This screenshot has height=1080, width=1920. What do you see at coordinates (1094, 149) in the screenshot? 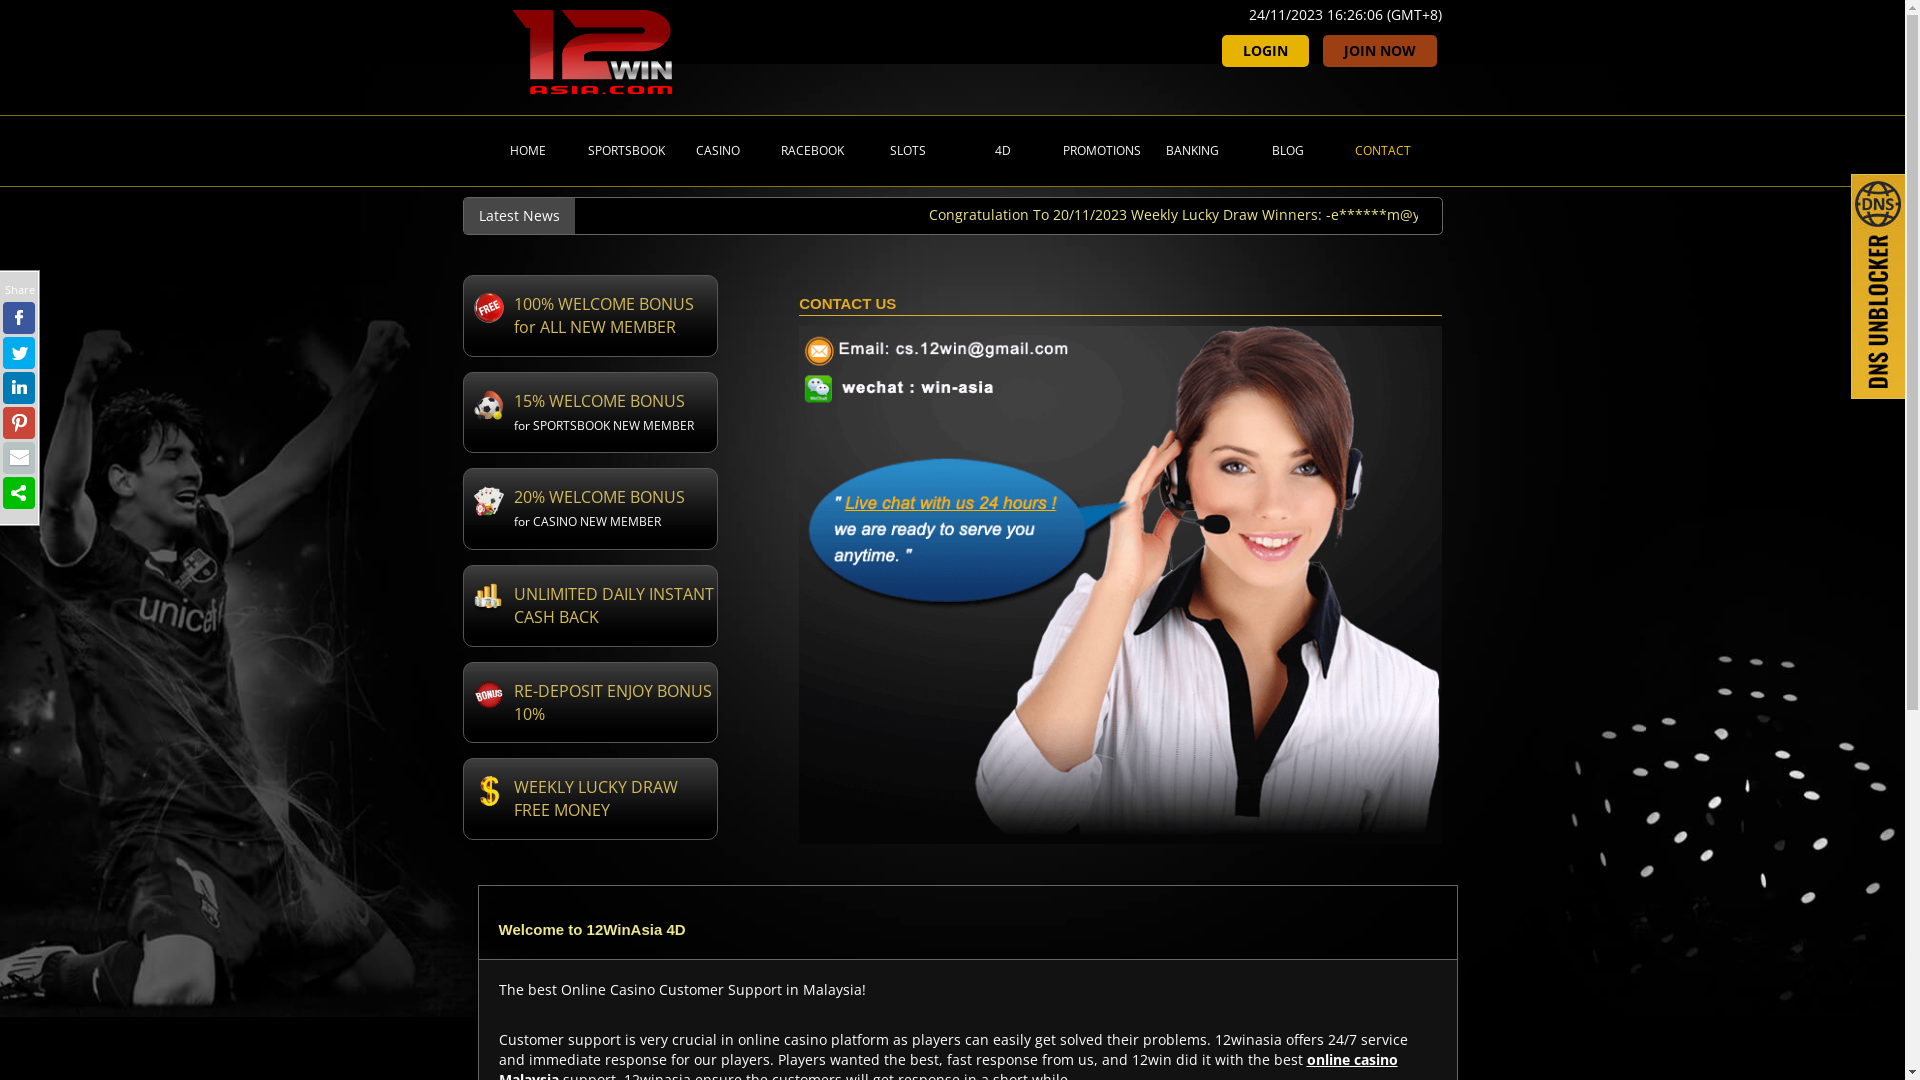
I see `'PROMOTIONS'` at bounding box center [1094, 149].